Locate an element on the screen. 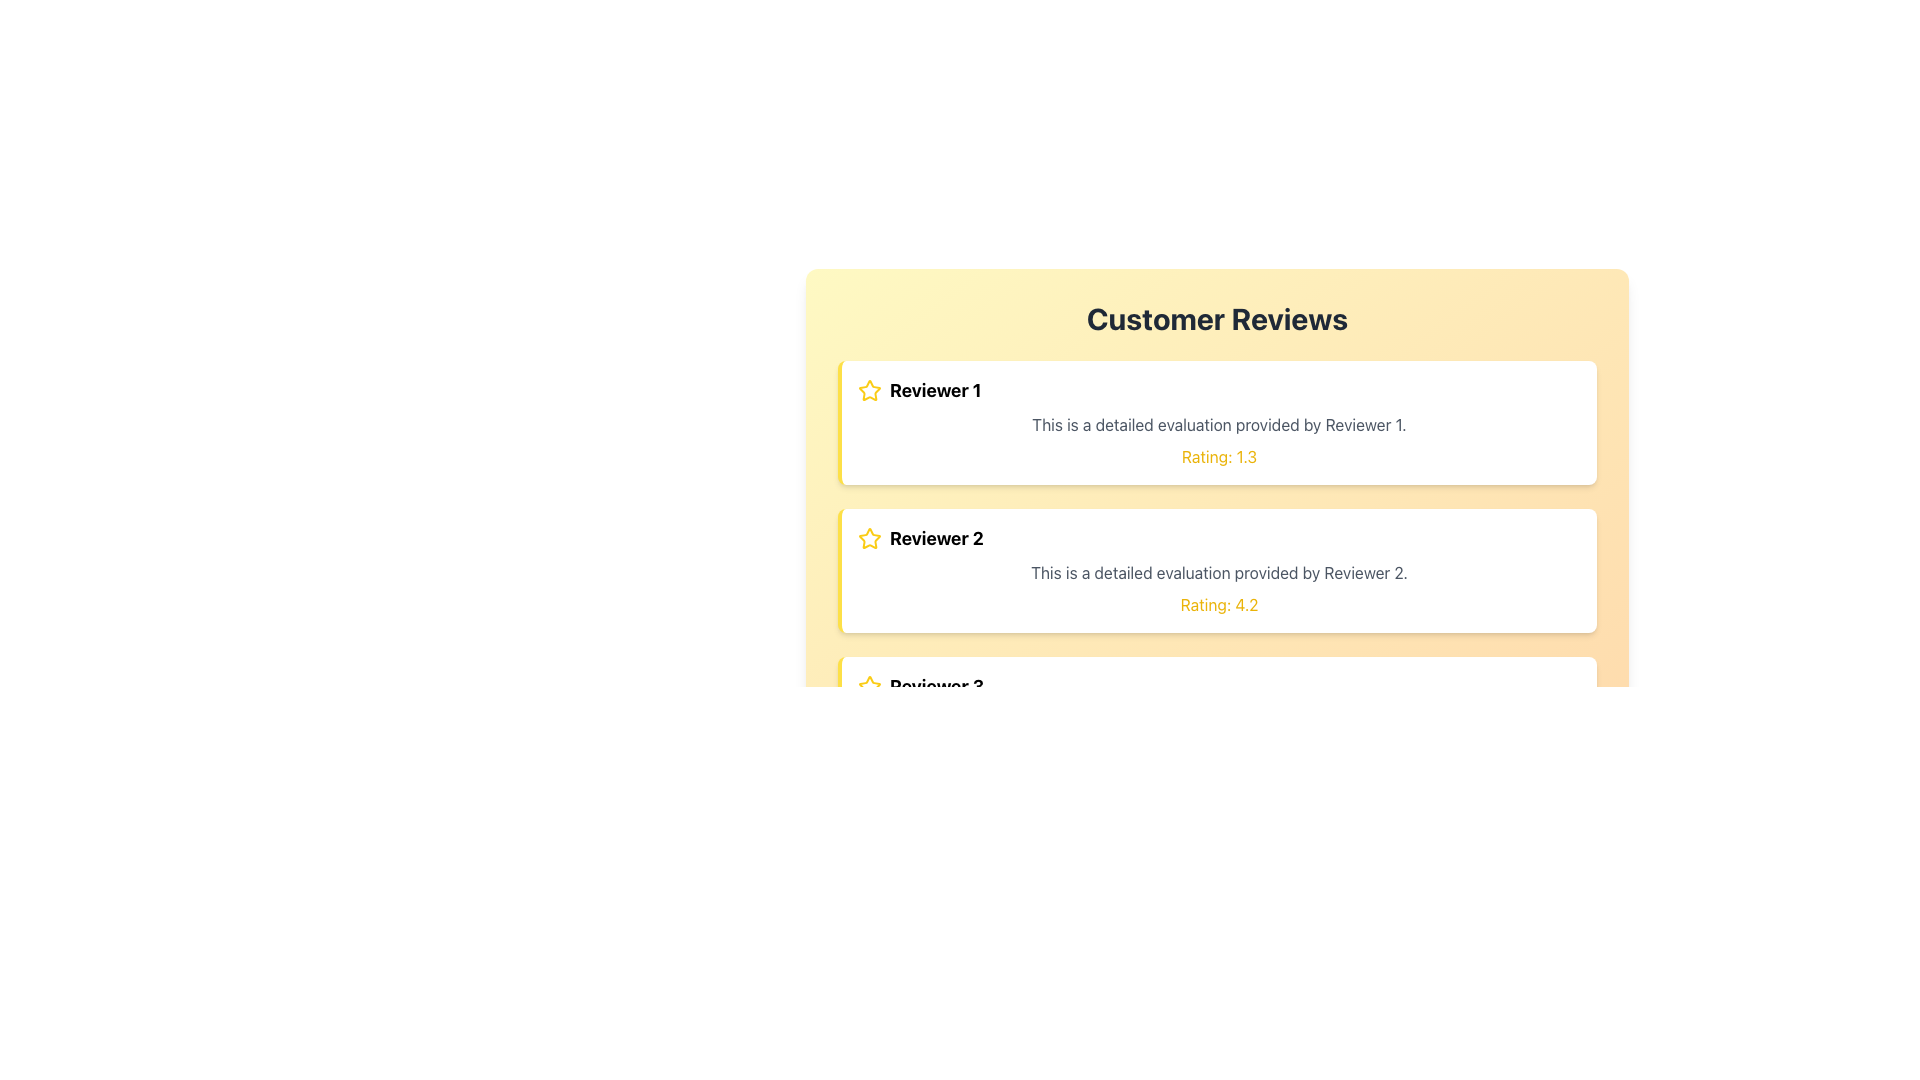  review details from the second review card titled 'Reviewer 2' in the 'Customer Reviews' section is located at coordinates (1216, 570).